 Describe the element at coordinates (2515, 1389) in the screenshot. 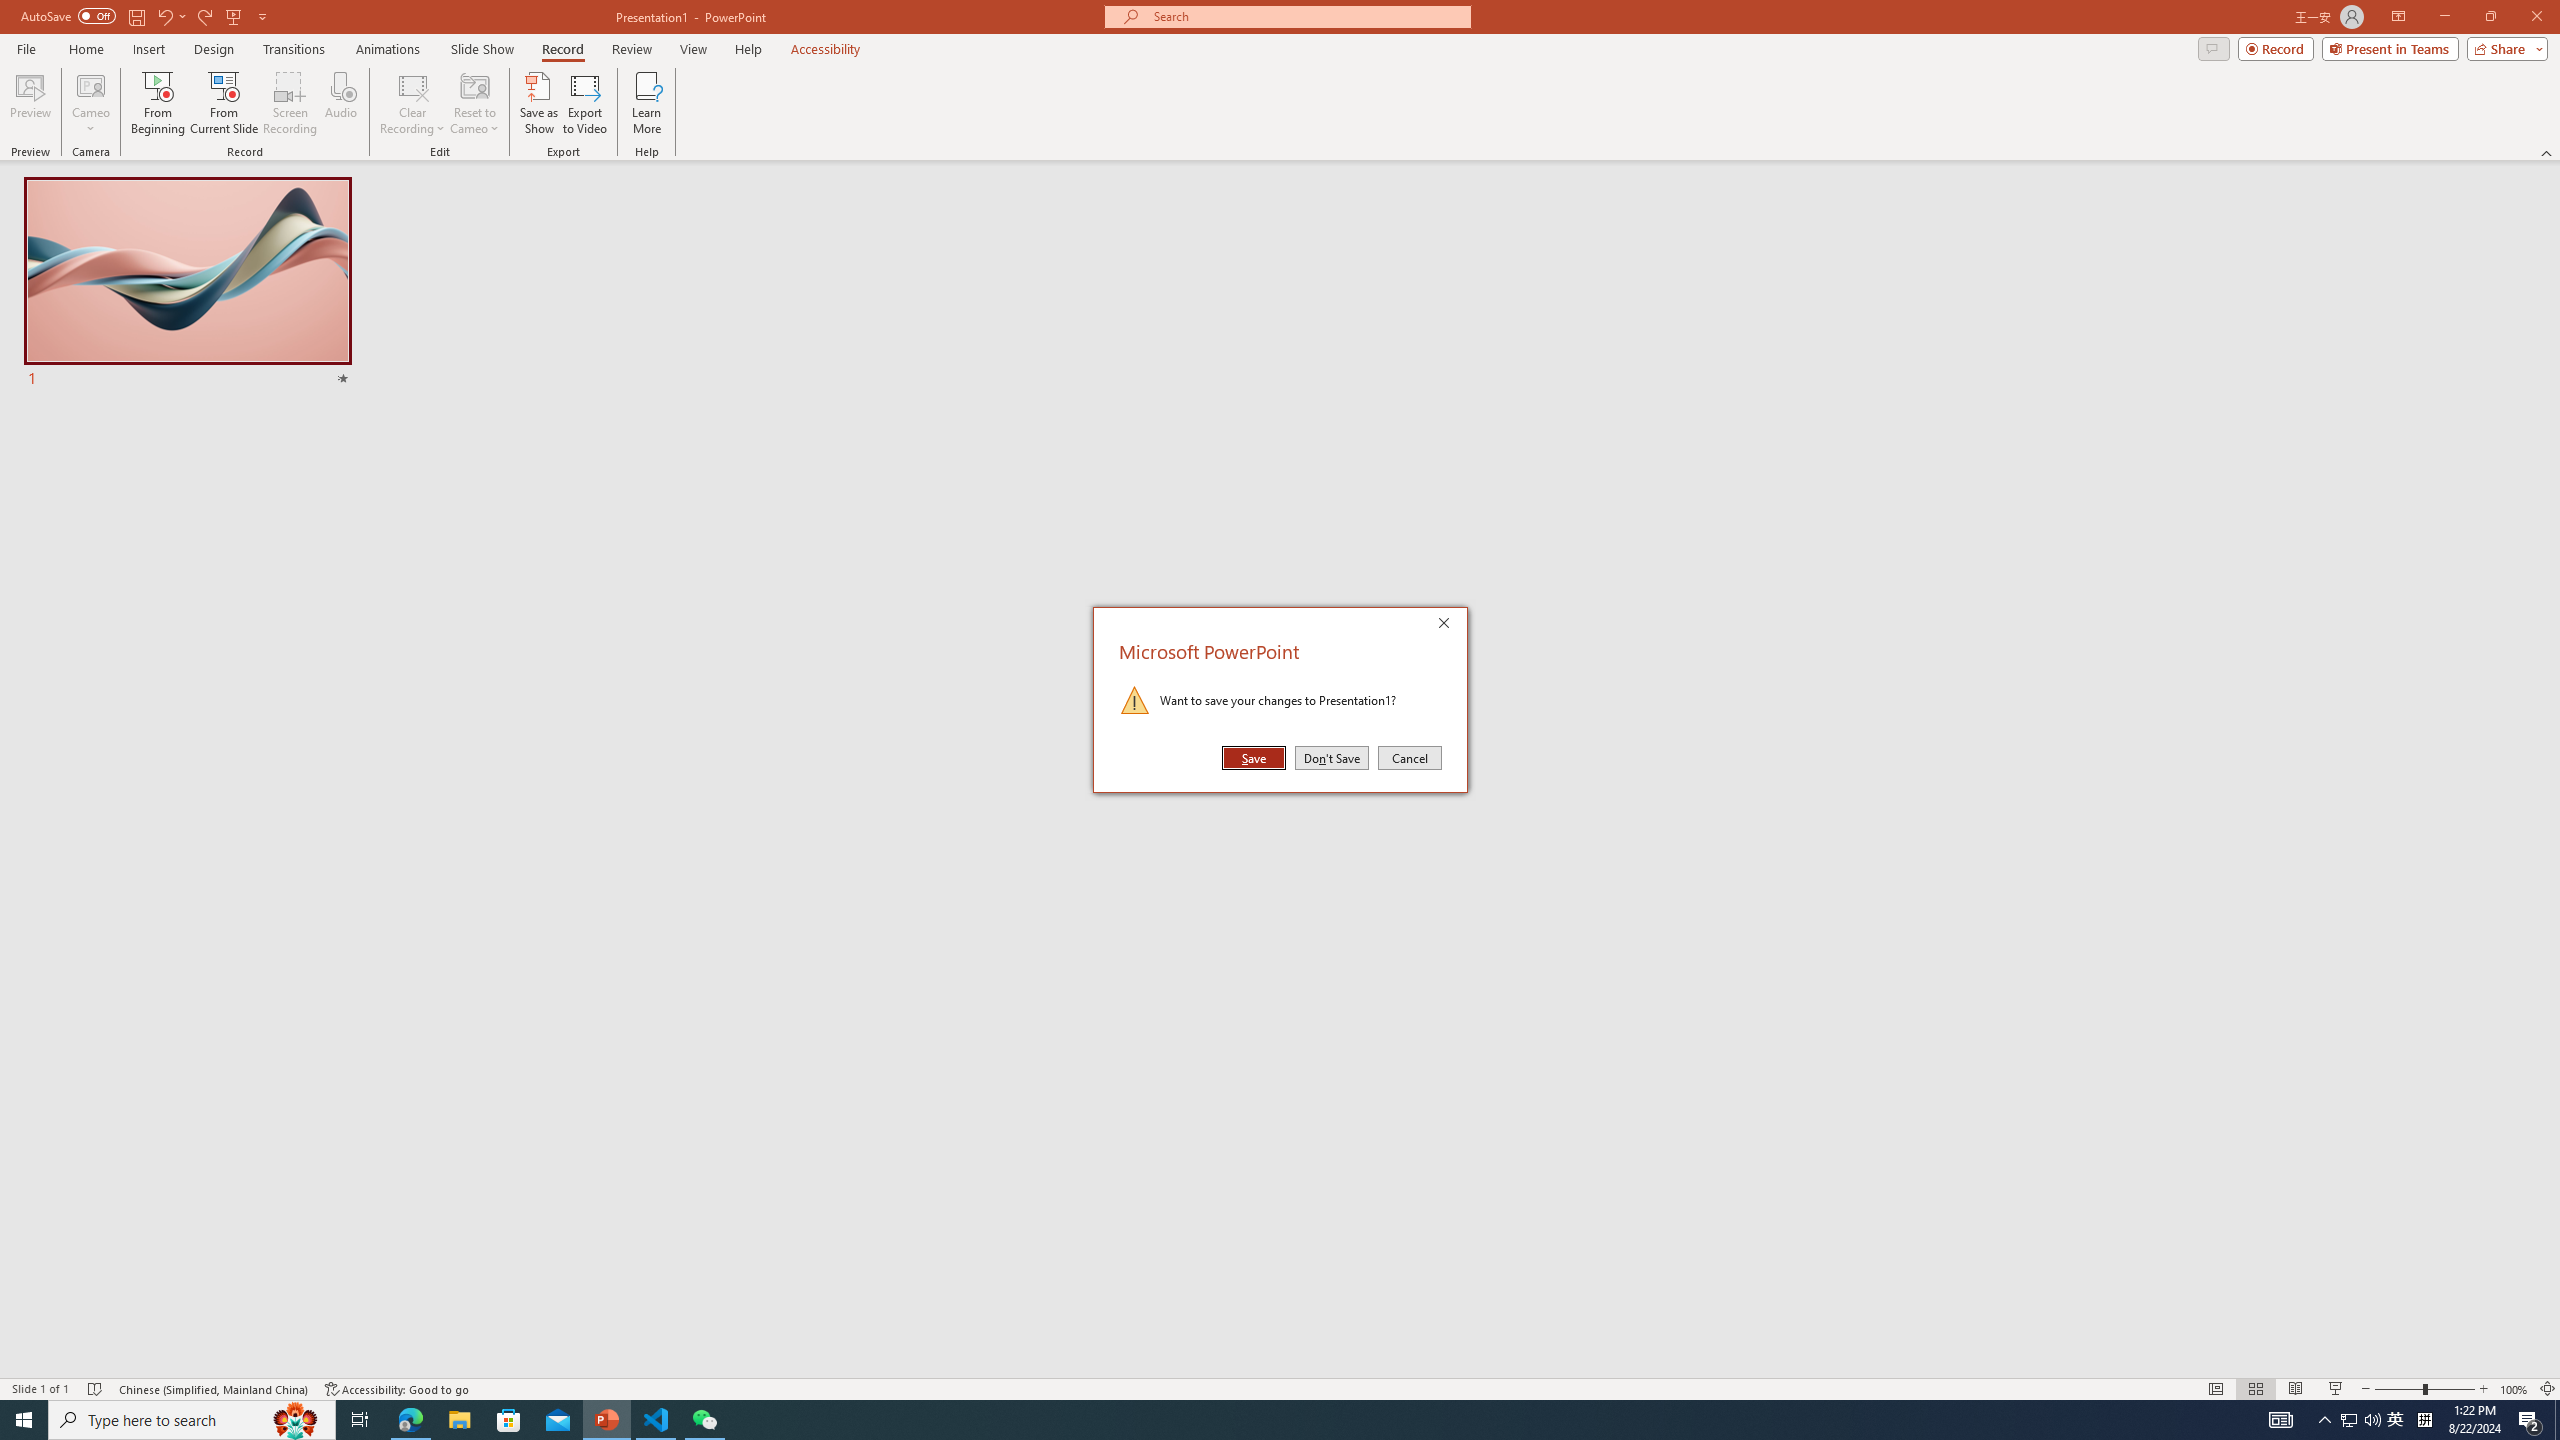

I see `'Zoom 100%'` at that location.